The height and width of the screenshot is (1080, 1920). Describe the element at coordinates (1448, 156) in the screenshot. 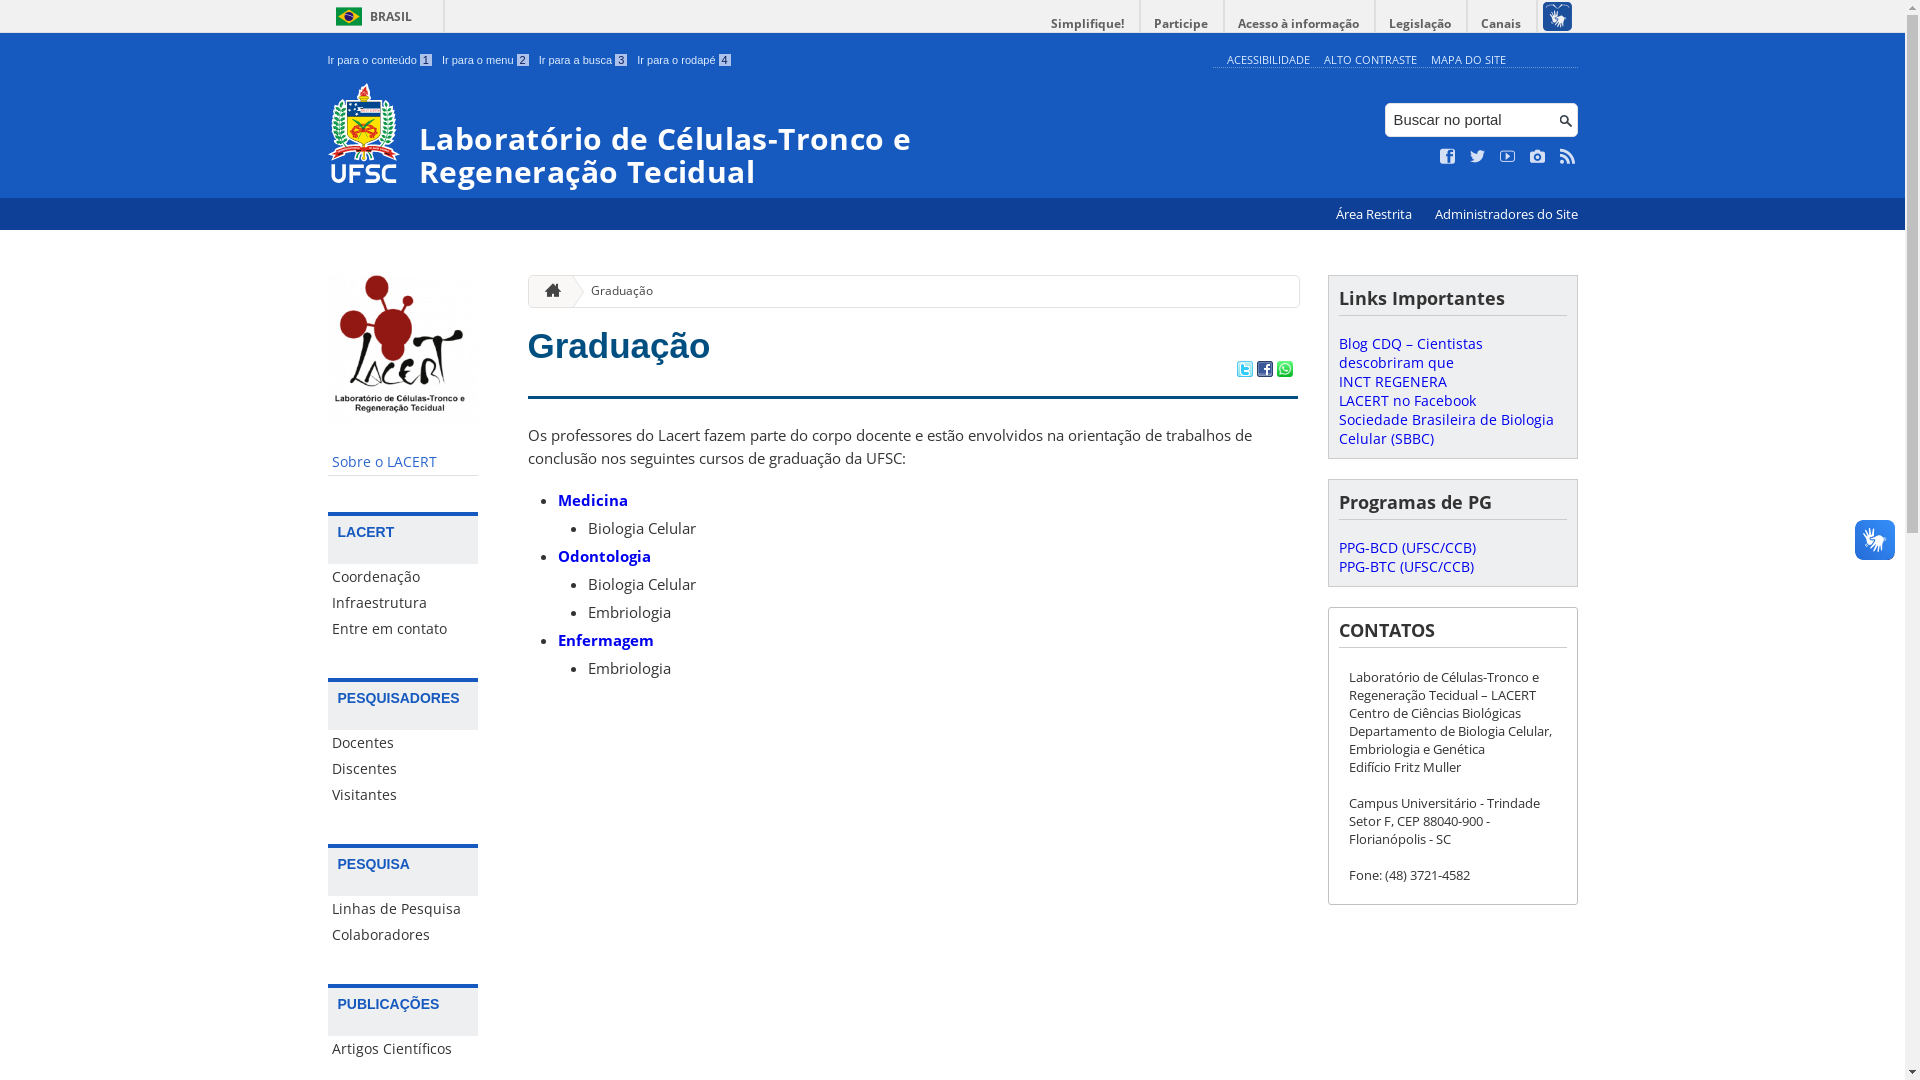

I see `'Curta no Facebook'` at that location.